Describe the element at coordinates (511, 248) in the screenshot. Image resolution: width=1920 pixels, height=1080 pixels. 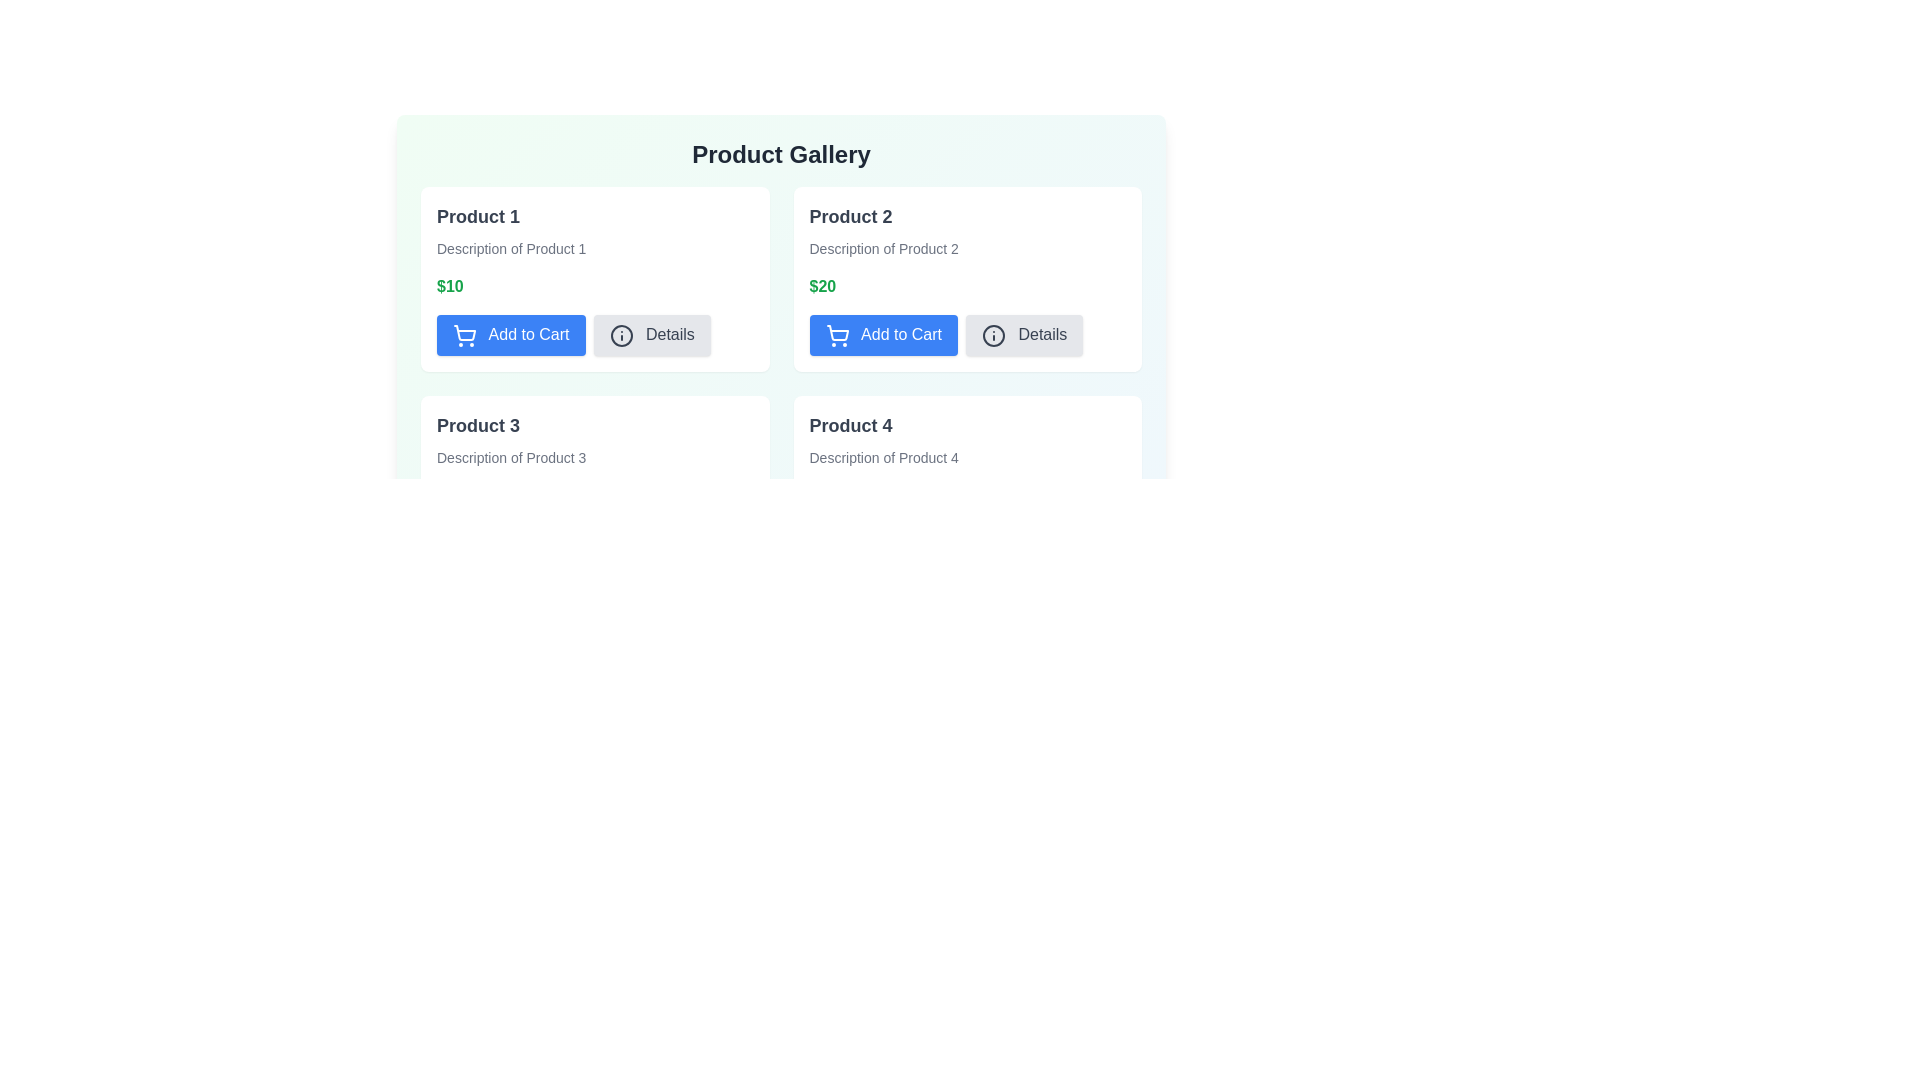
I see `the descriptive text label for 'Product 1' located directly below its title and above the price '$10'` at that location.